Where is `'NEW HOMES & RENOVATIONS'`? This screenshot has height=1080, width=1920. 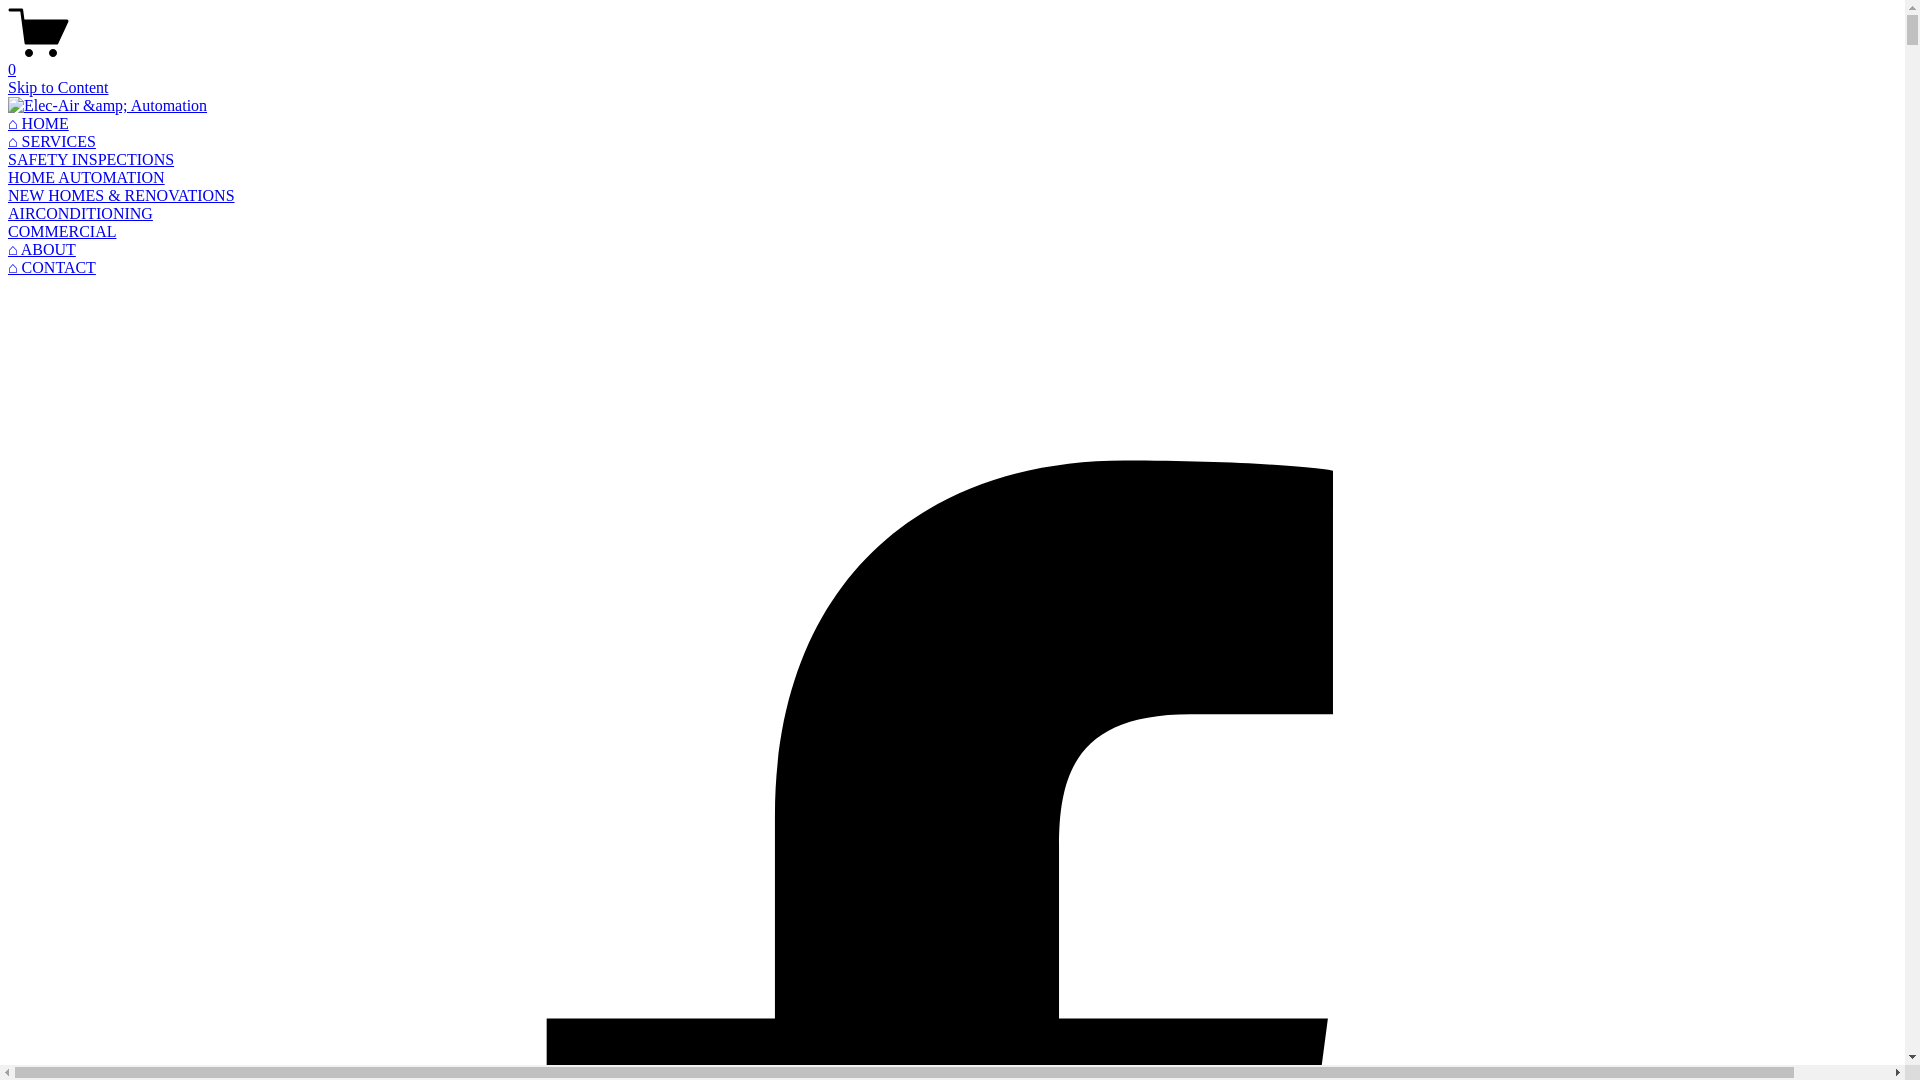
'NEW HOMES & RENOVATIONS' is located at coordinates (120, 195).